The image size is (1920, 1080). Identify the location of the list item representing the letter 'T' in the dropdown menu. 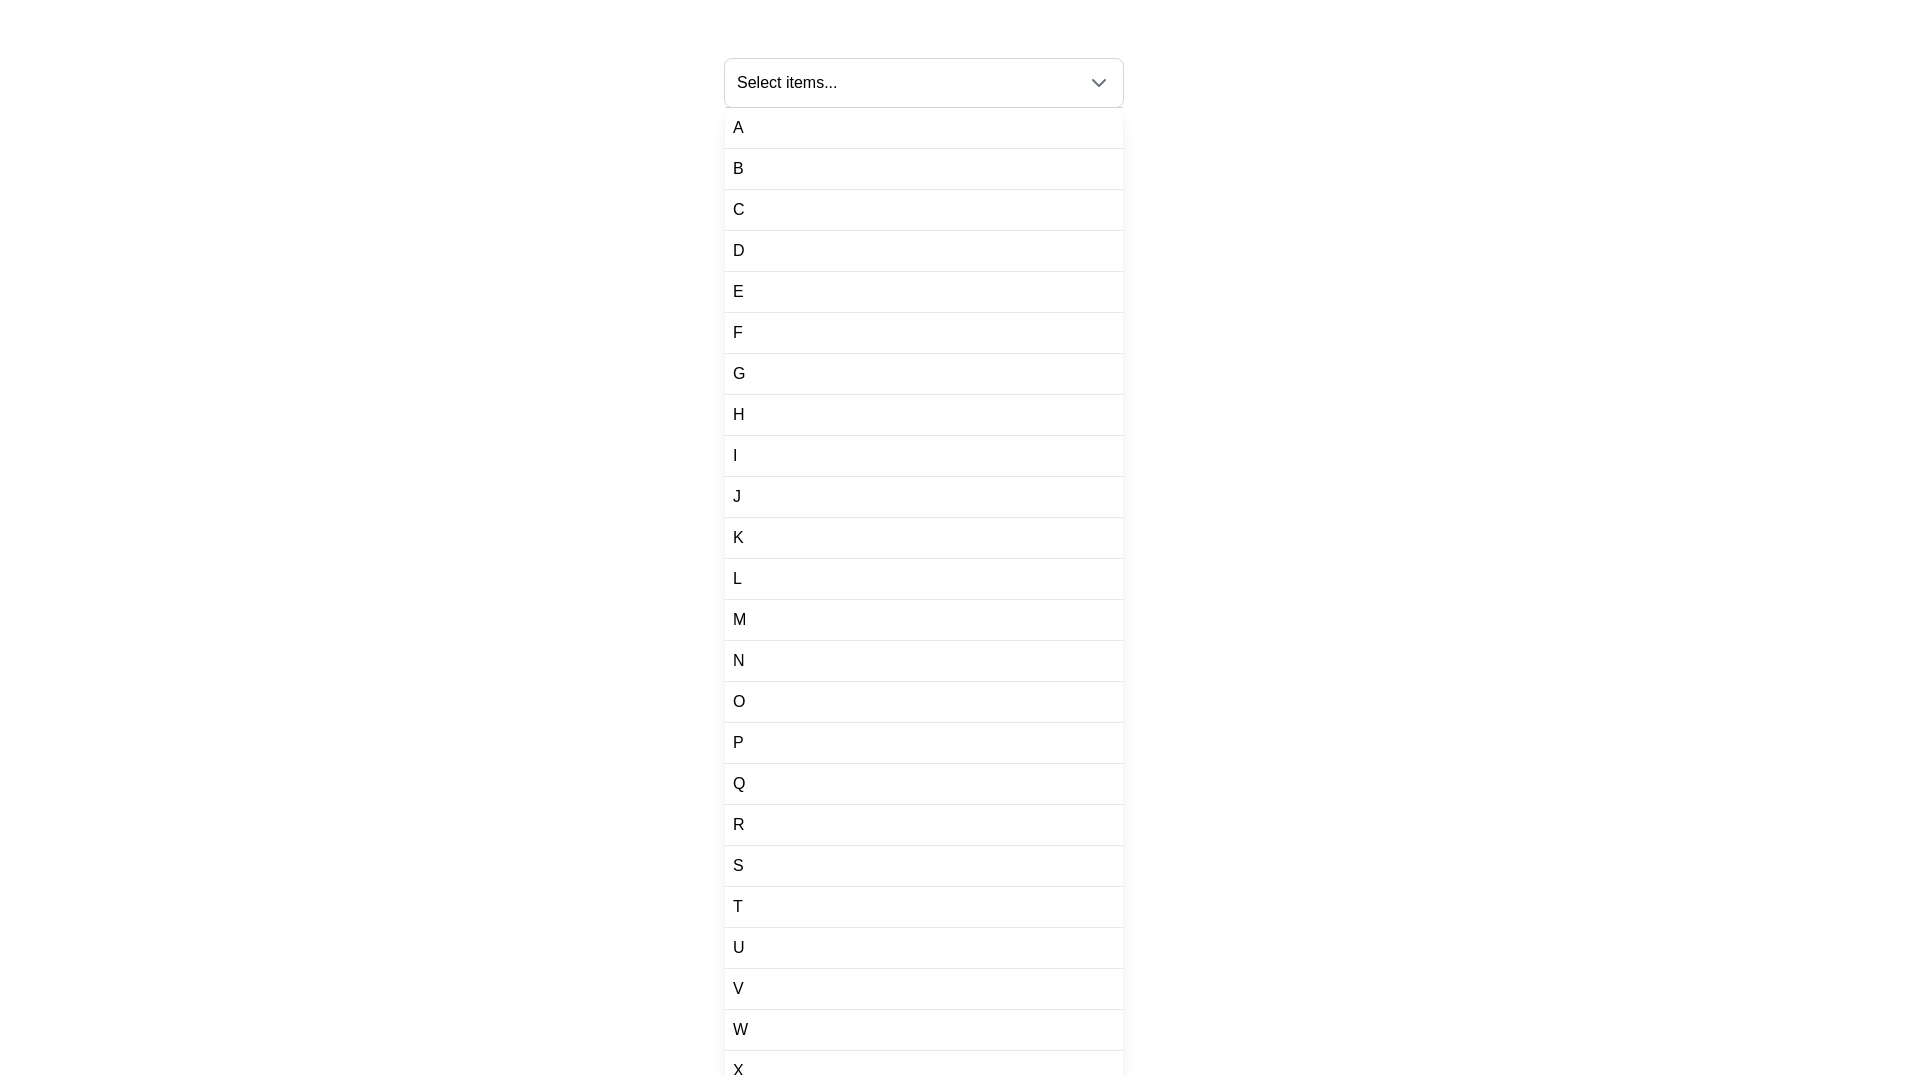
(923, 907).